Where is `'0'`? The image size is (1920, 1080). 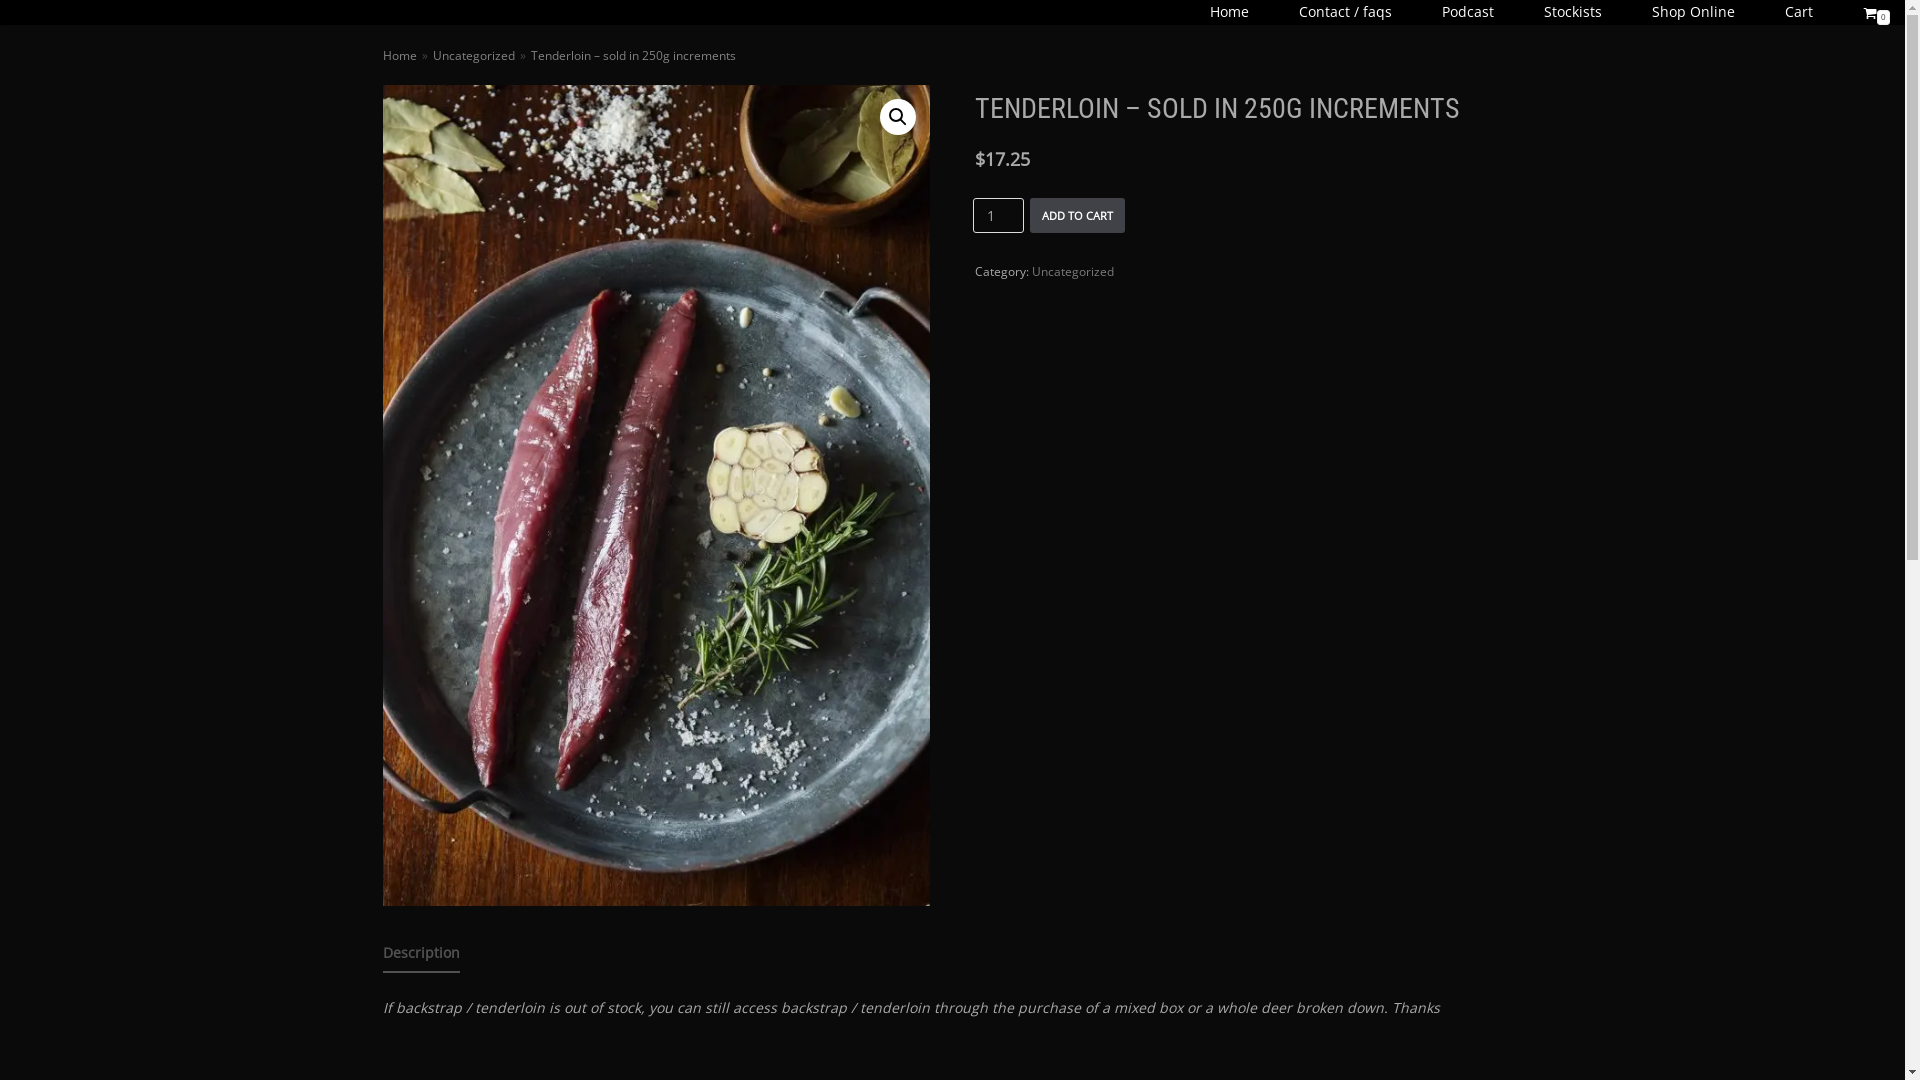
'0' is located at coordinates (1875, 12).